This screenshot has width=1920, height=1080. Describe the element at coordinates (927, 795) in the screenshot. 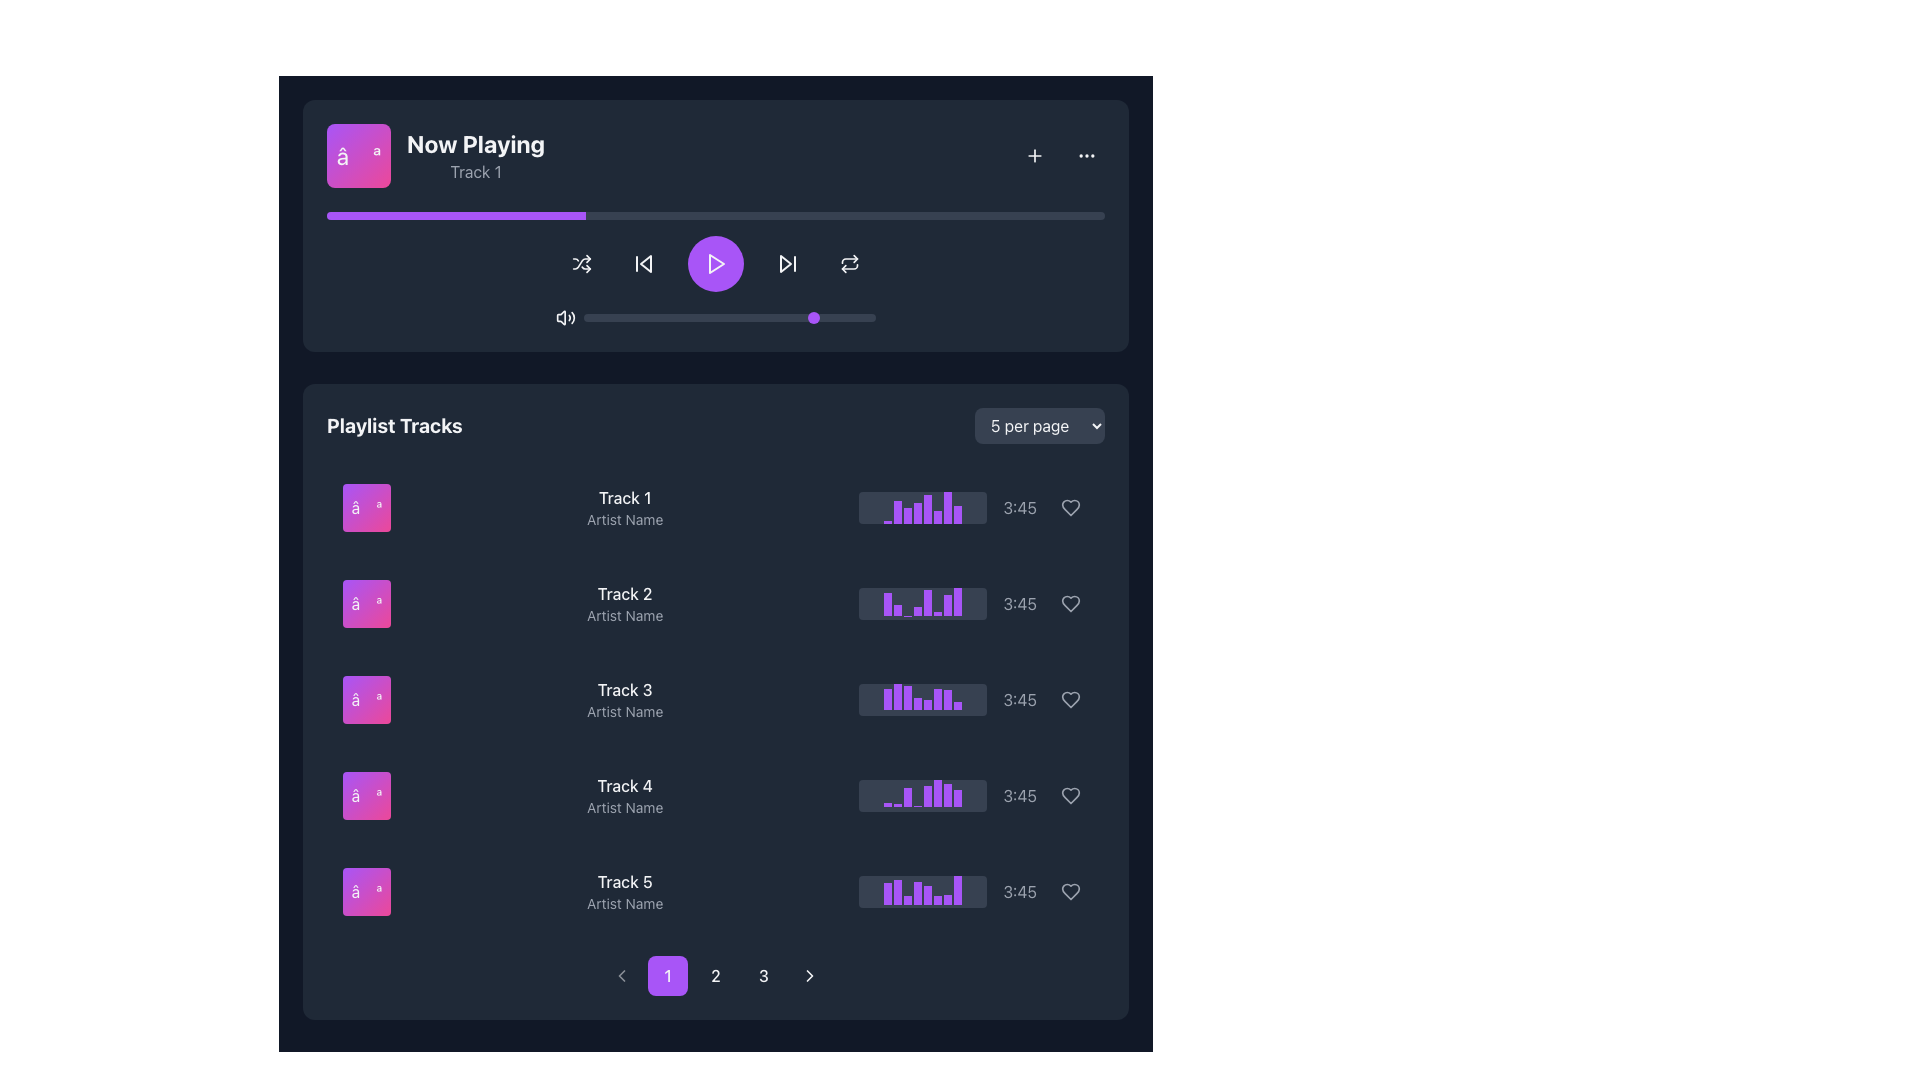

I see `the graphical bar representing Track 4's playback state, which is the fifth bar in the 'Play' section of the Playlist Tracks` at that location.